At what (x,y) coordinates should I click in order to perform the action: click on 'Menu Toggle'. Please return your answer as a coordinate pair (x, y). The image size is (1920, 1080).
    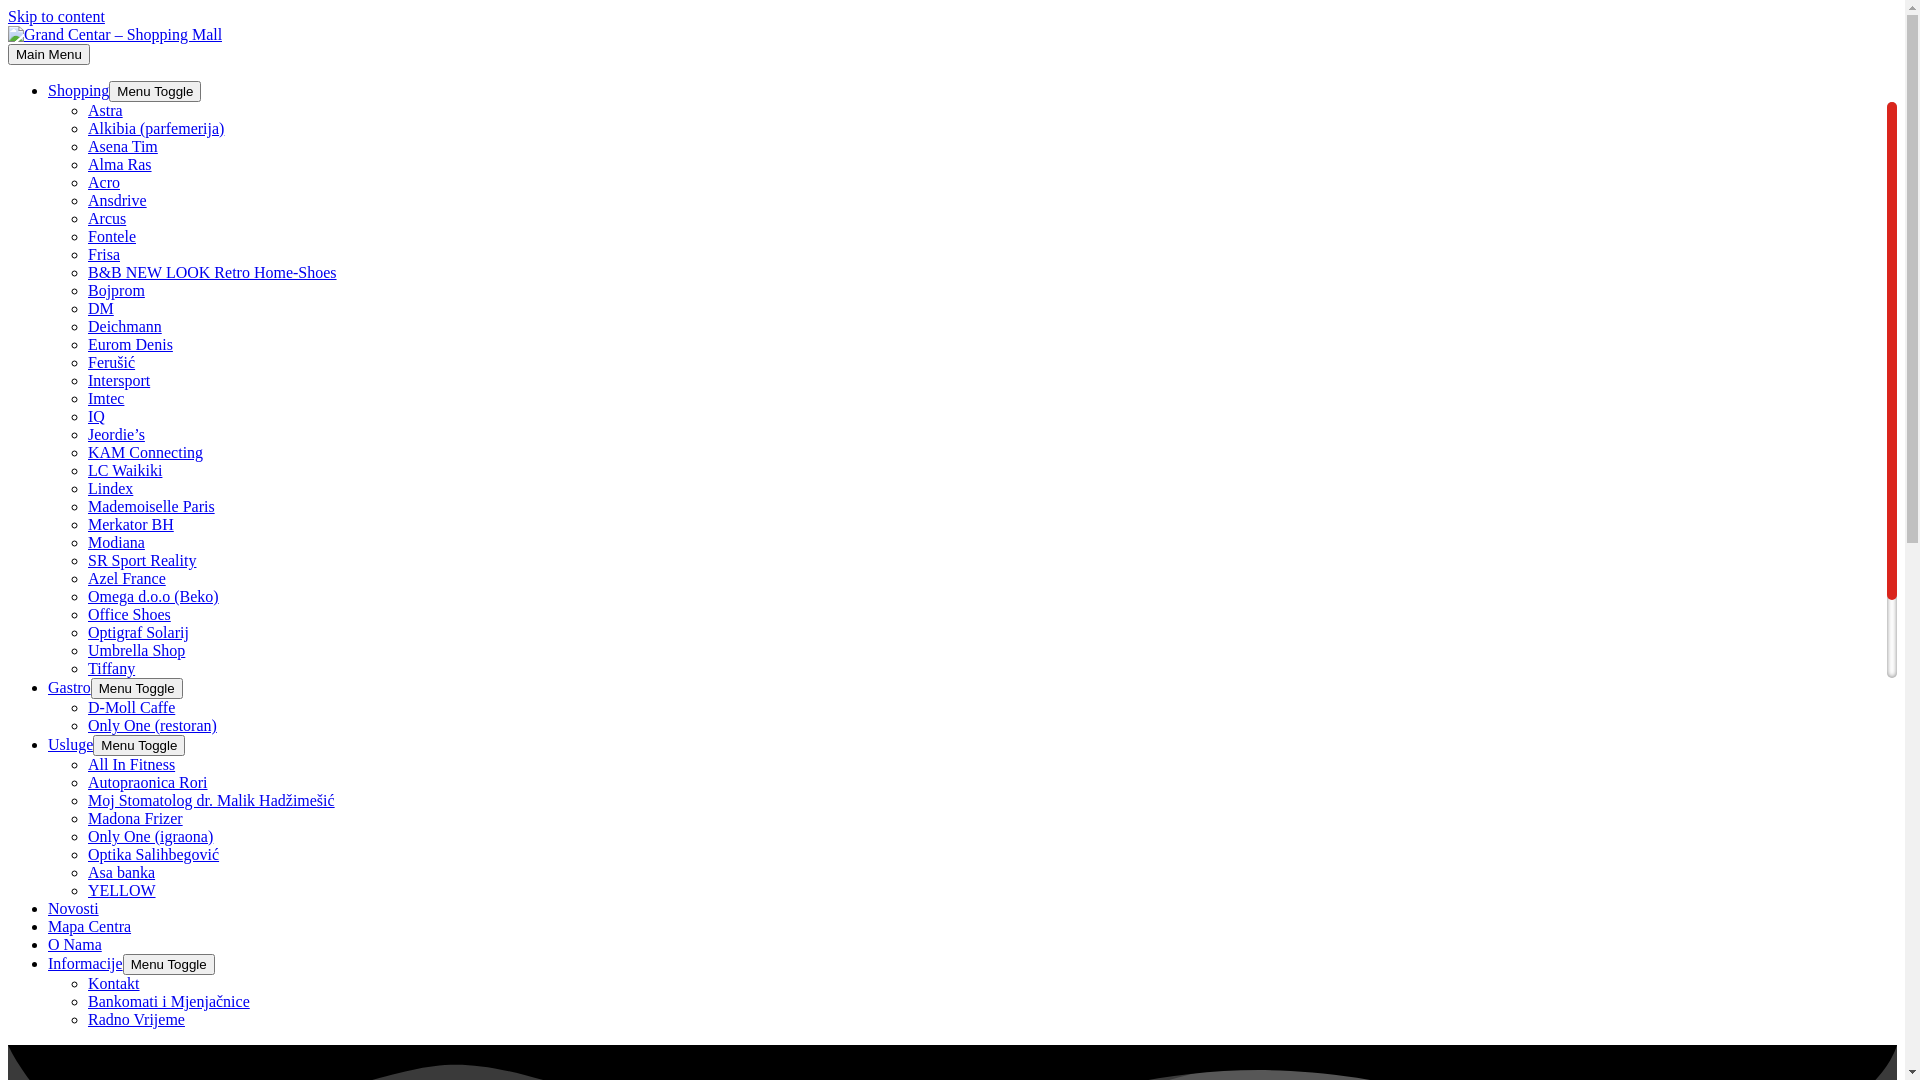
    Looking at the image, I should click on (91, 745).